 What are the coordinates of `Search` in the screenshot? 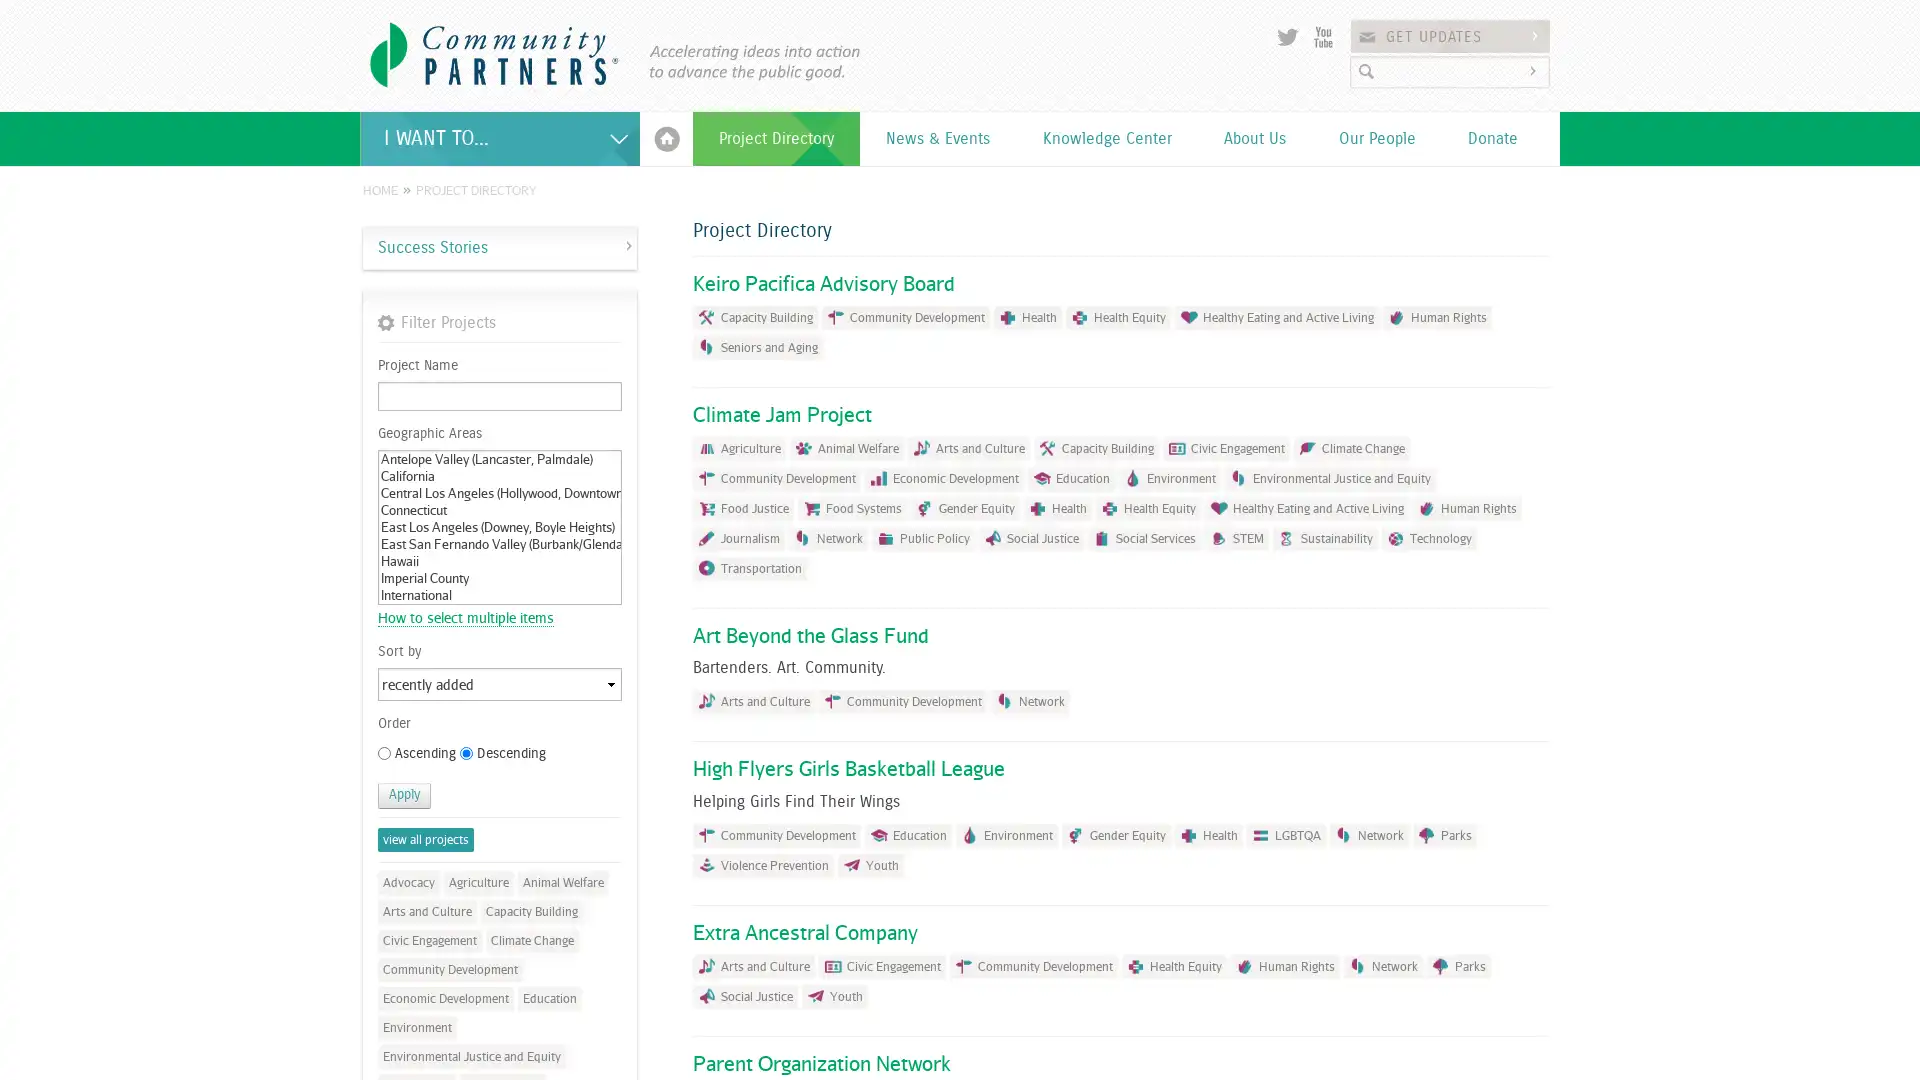 It's located at (1535, 70).